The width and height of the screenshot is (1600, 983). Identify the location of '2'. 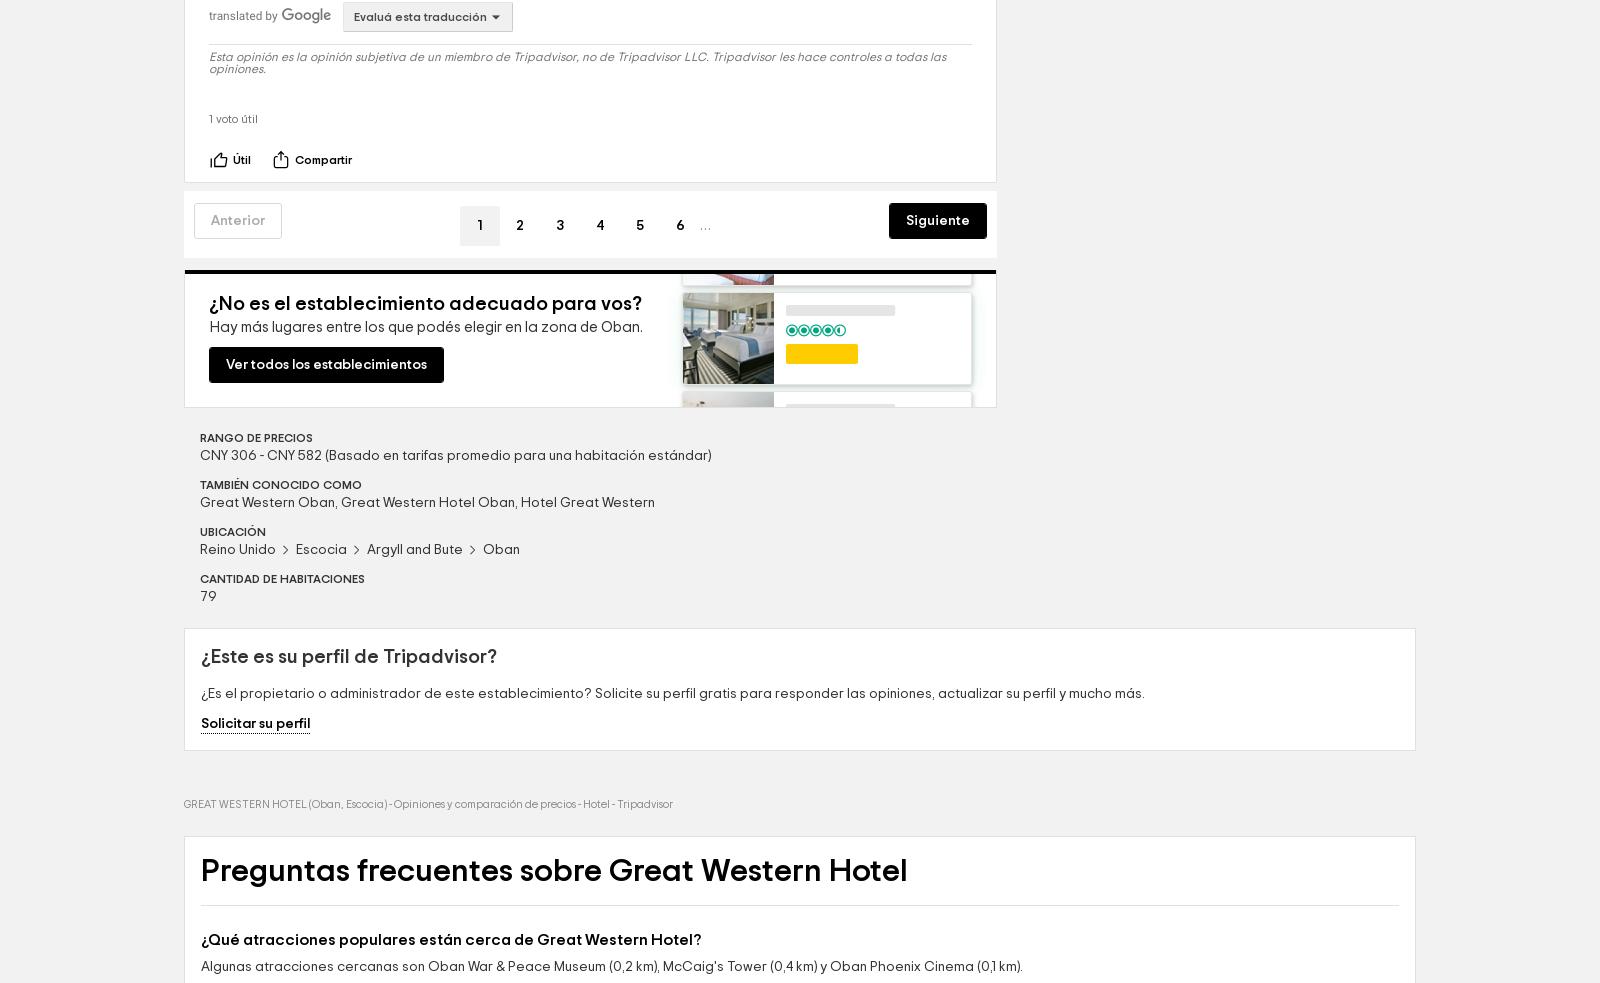
(519, 363).